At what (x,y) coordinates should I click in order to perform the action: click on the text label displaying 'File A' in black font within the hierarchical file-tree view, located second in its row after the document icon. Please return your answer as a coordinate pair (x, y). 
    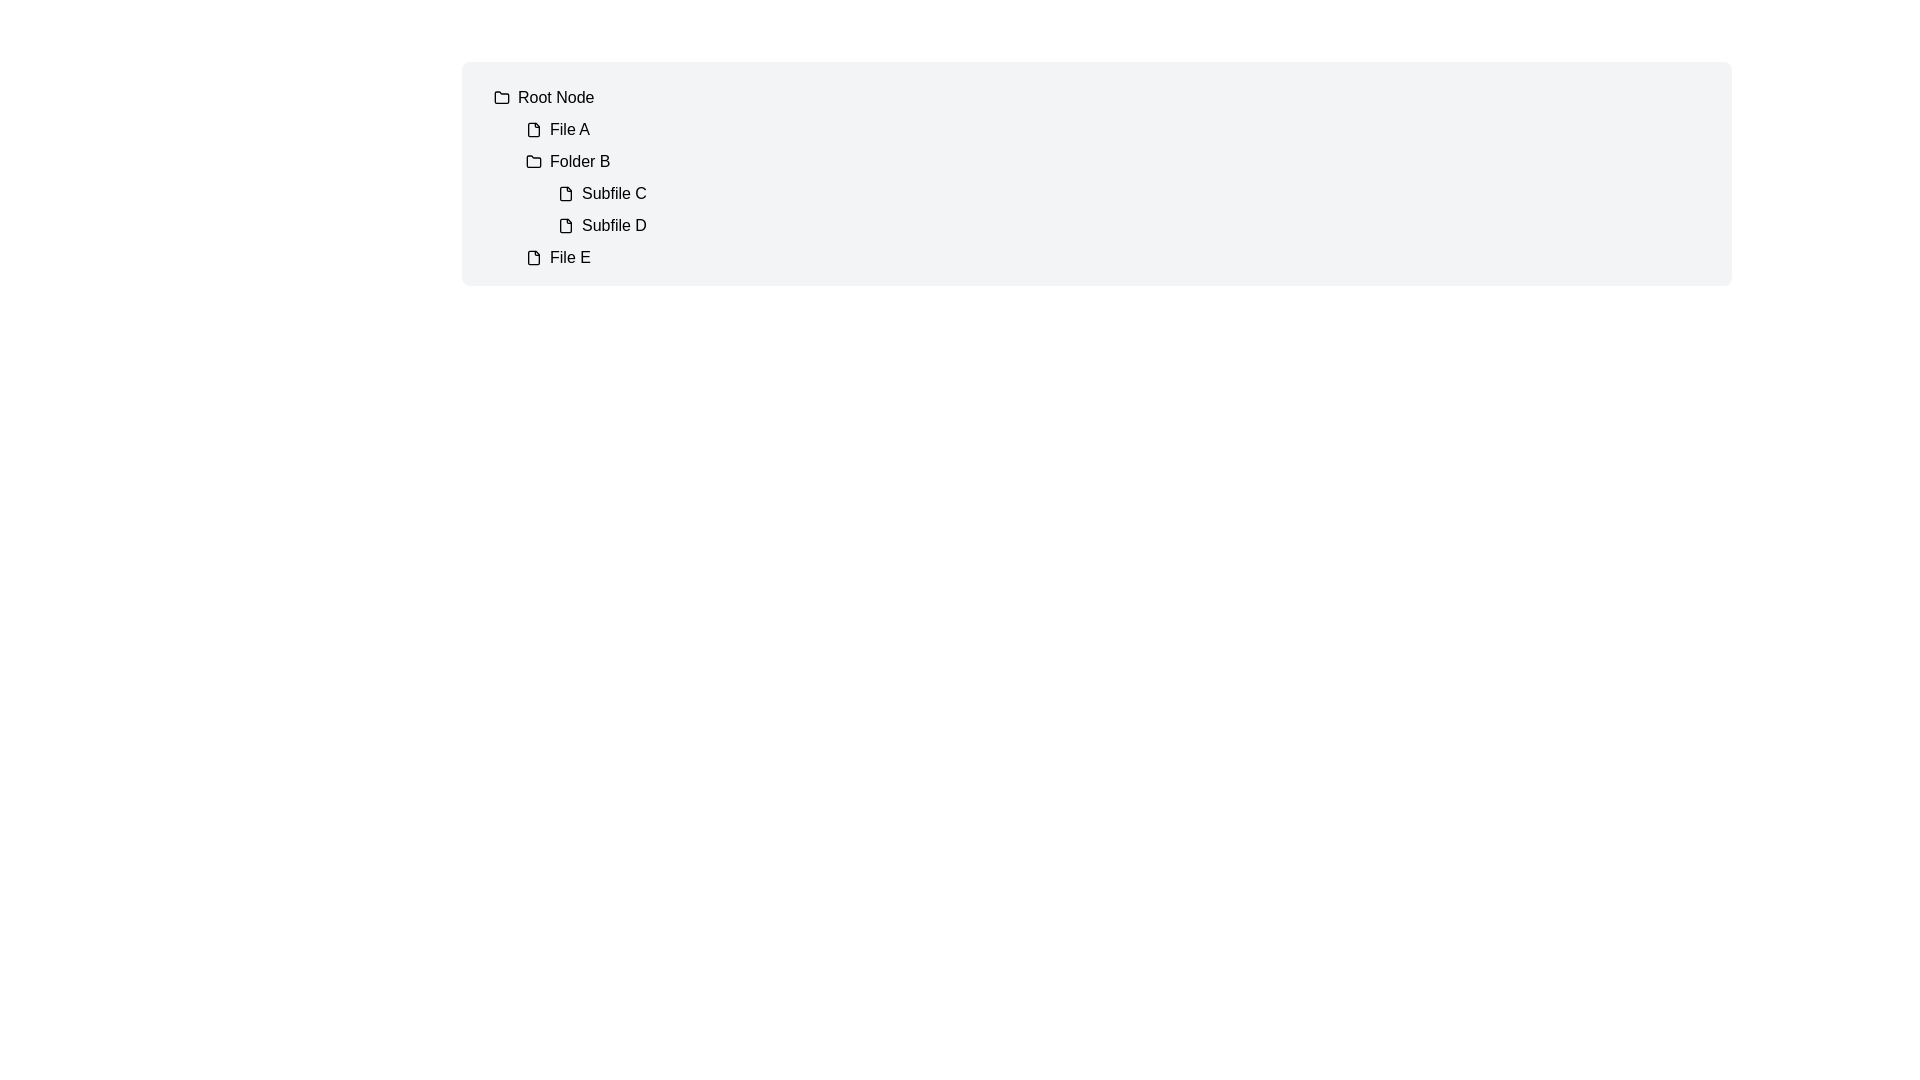
    Looking at the image, I should click on (569, 130).